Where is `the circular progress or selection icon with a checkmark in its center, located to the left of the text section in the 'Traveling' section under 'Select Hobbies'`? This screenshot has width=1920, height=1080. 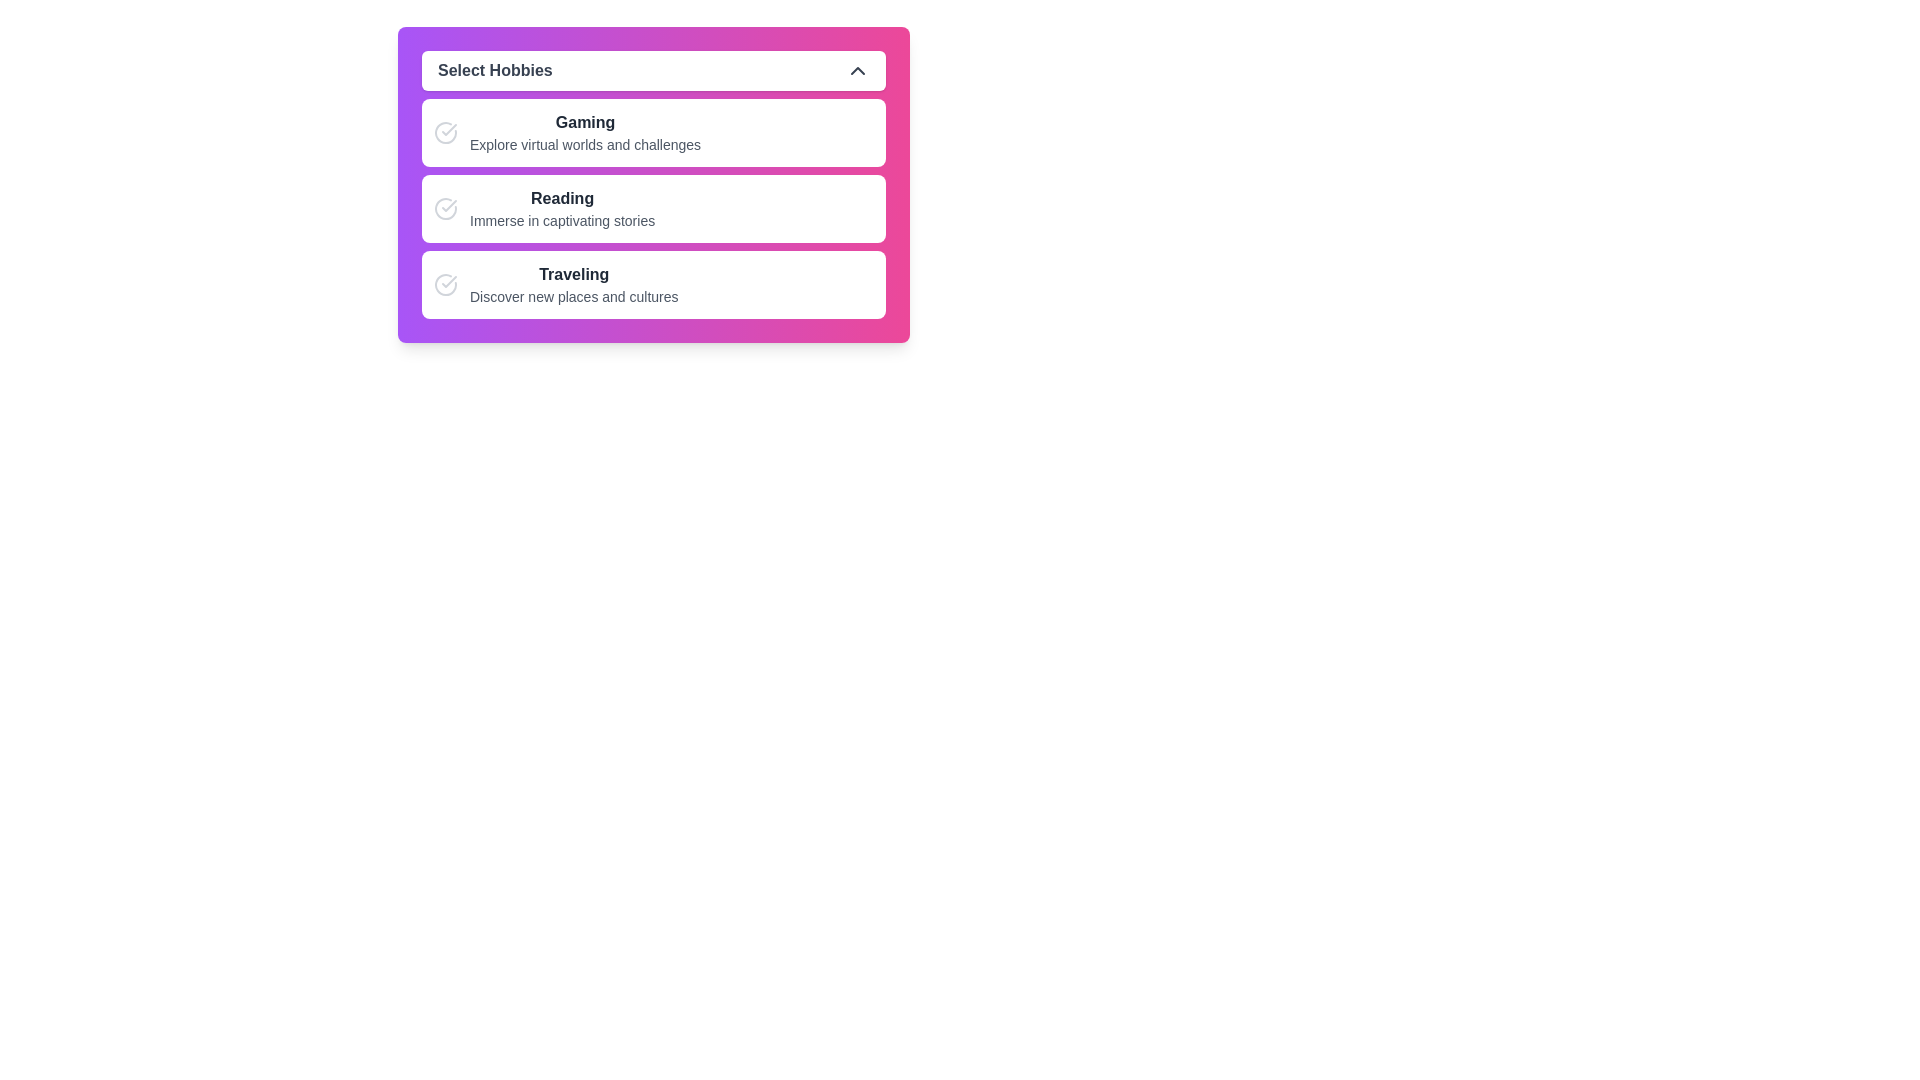
the circular progress or selection icon with a checkmark in its center, located to the left of the text section in the 'Traveling' section under 'Select Hobbies' is located at coordinates (445, 285).